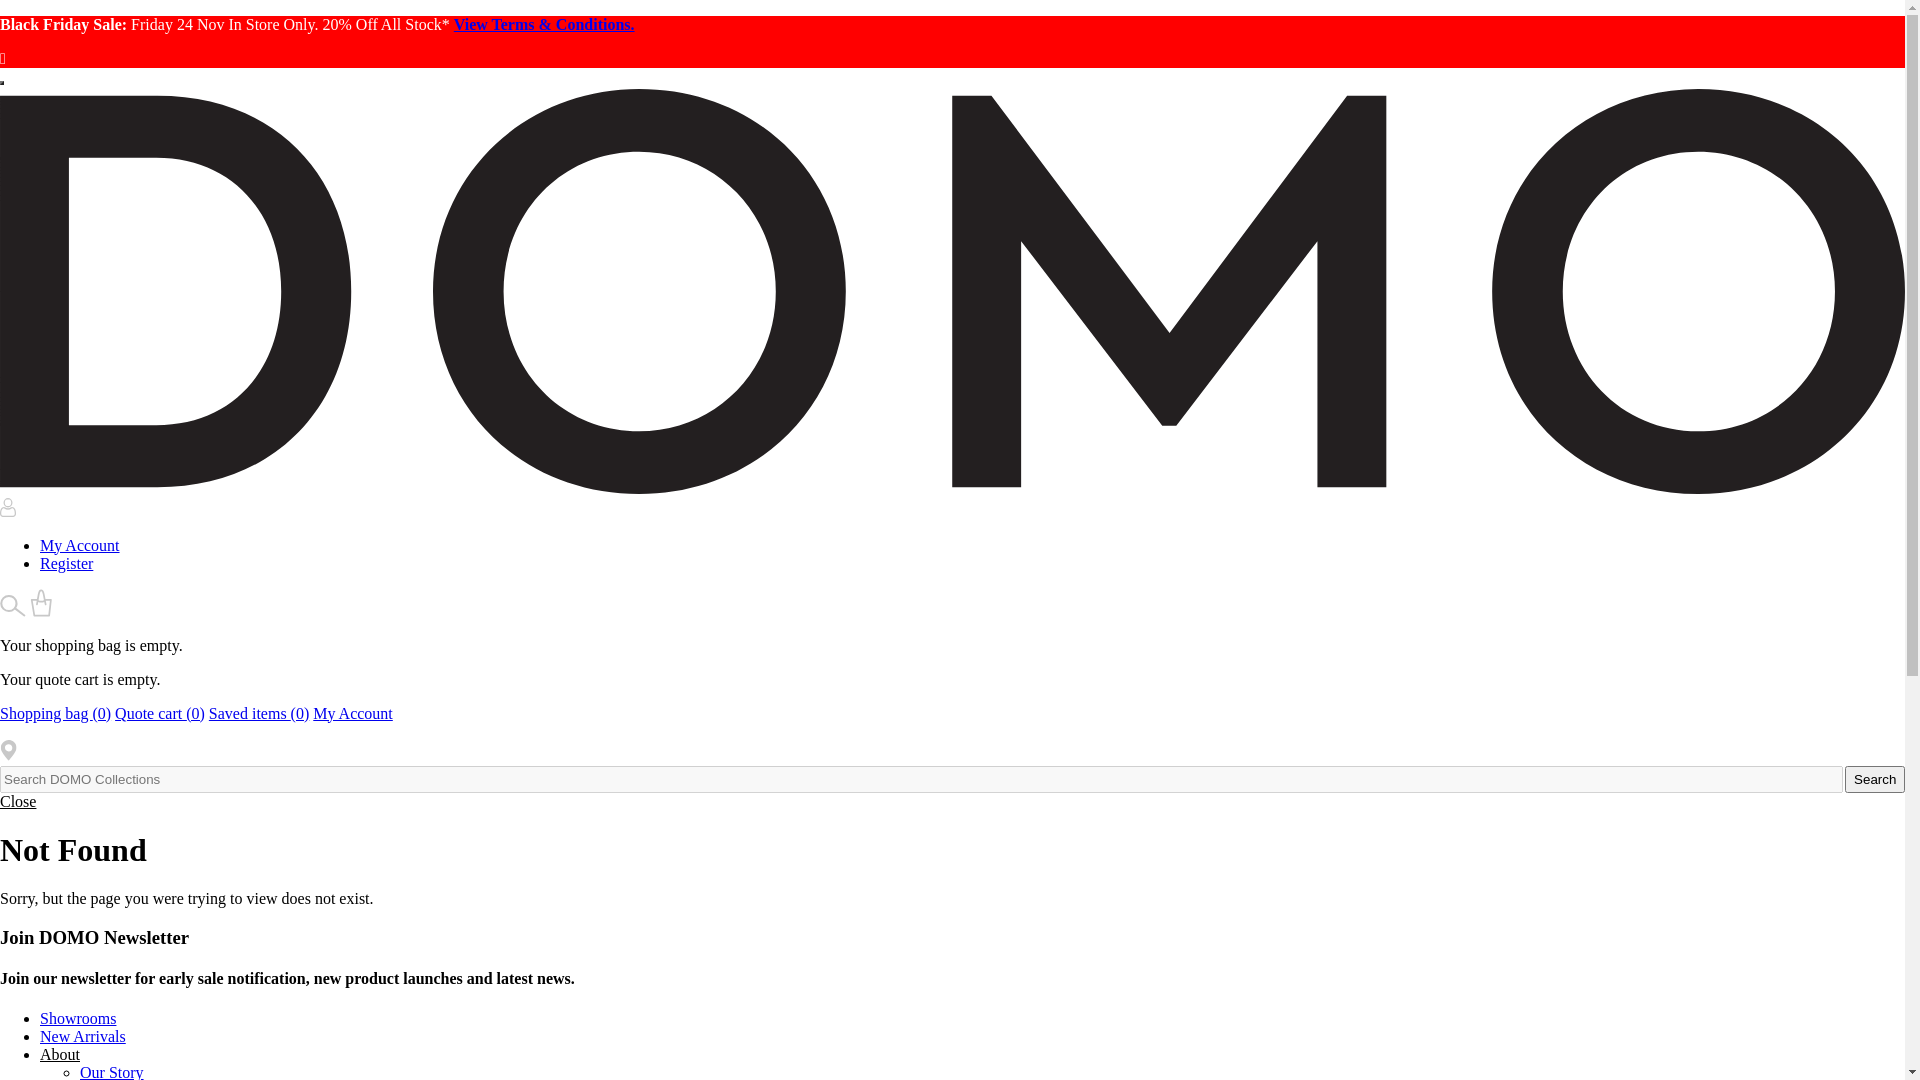 The width and height of the screenshot is (1920, 1080). Describe the element at coordinates (158, 712) in the screenshot. I see `'Quote cart (0)'` at that location.